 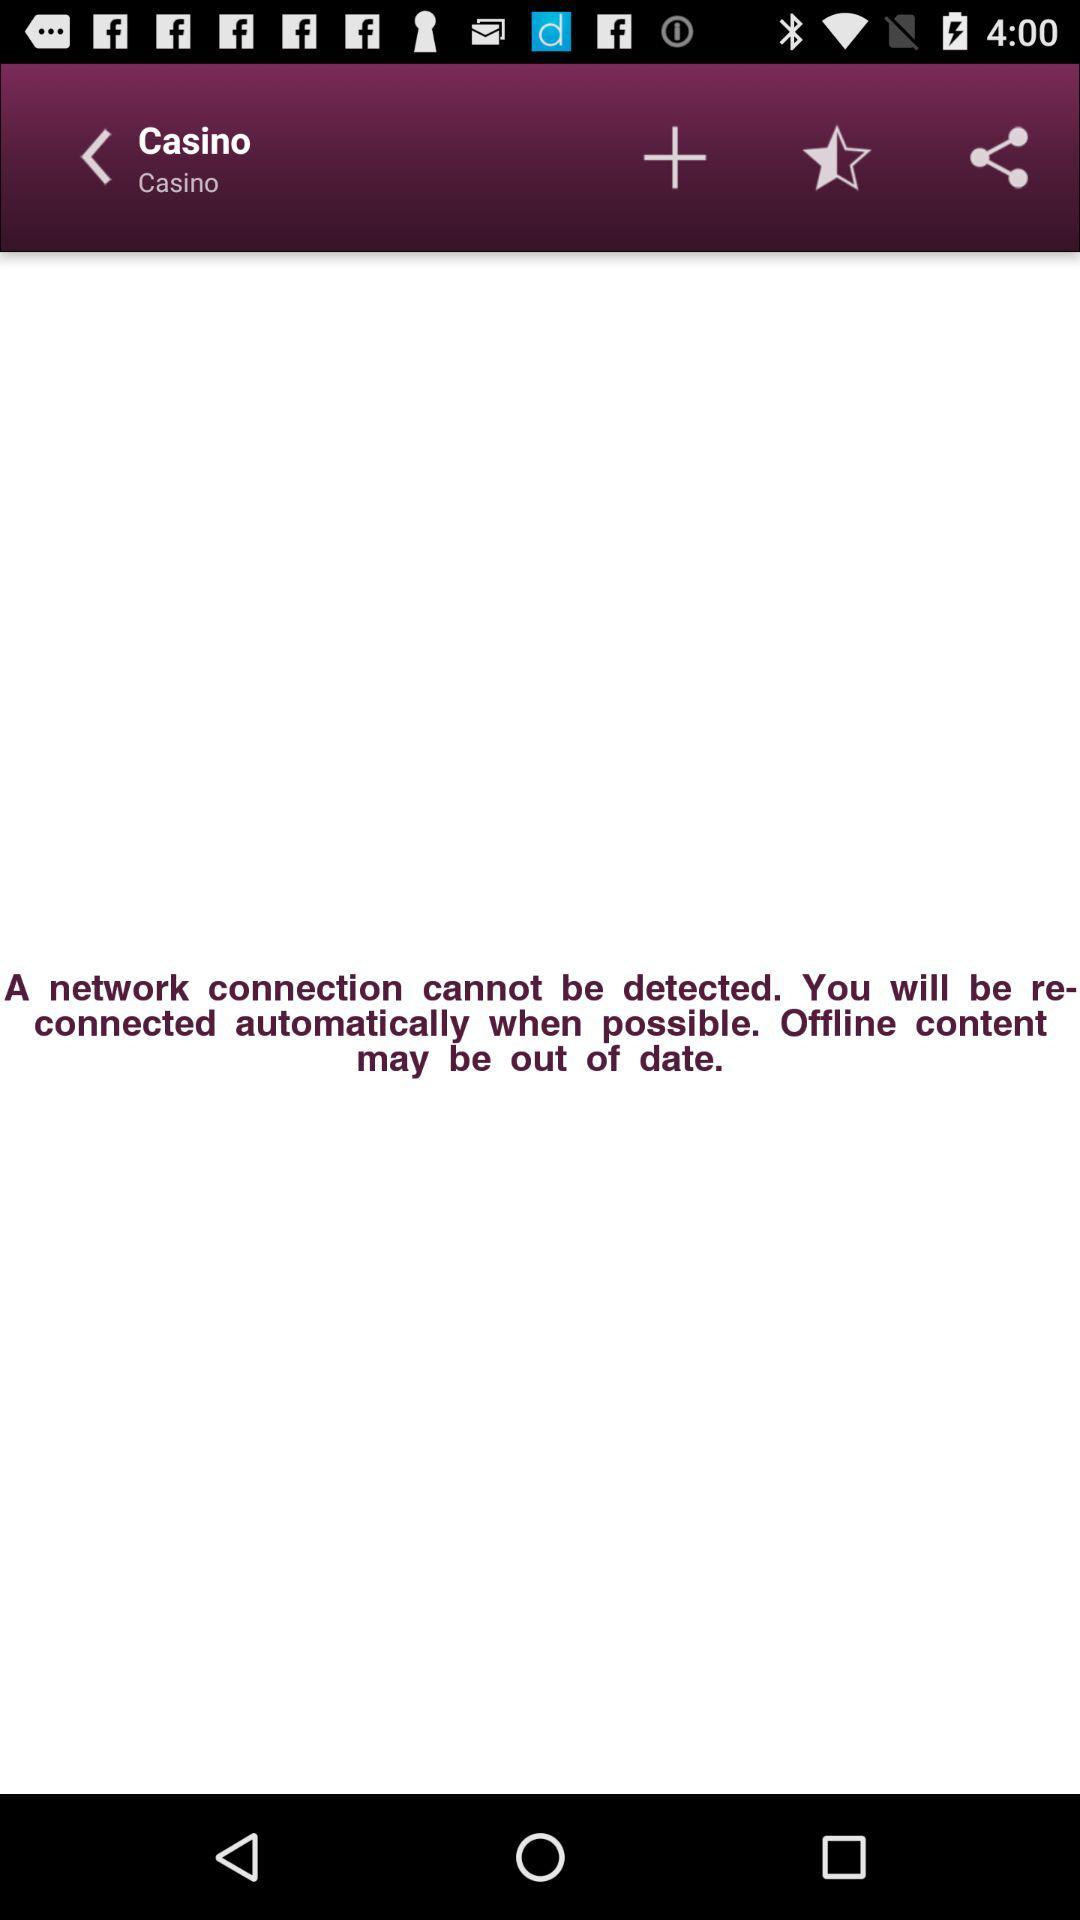 What do you see at coordinates (675, 156) in the screenshot?
I see `the item above the a network connection icon` at bounding box center [675, 156].